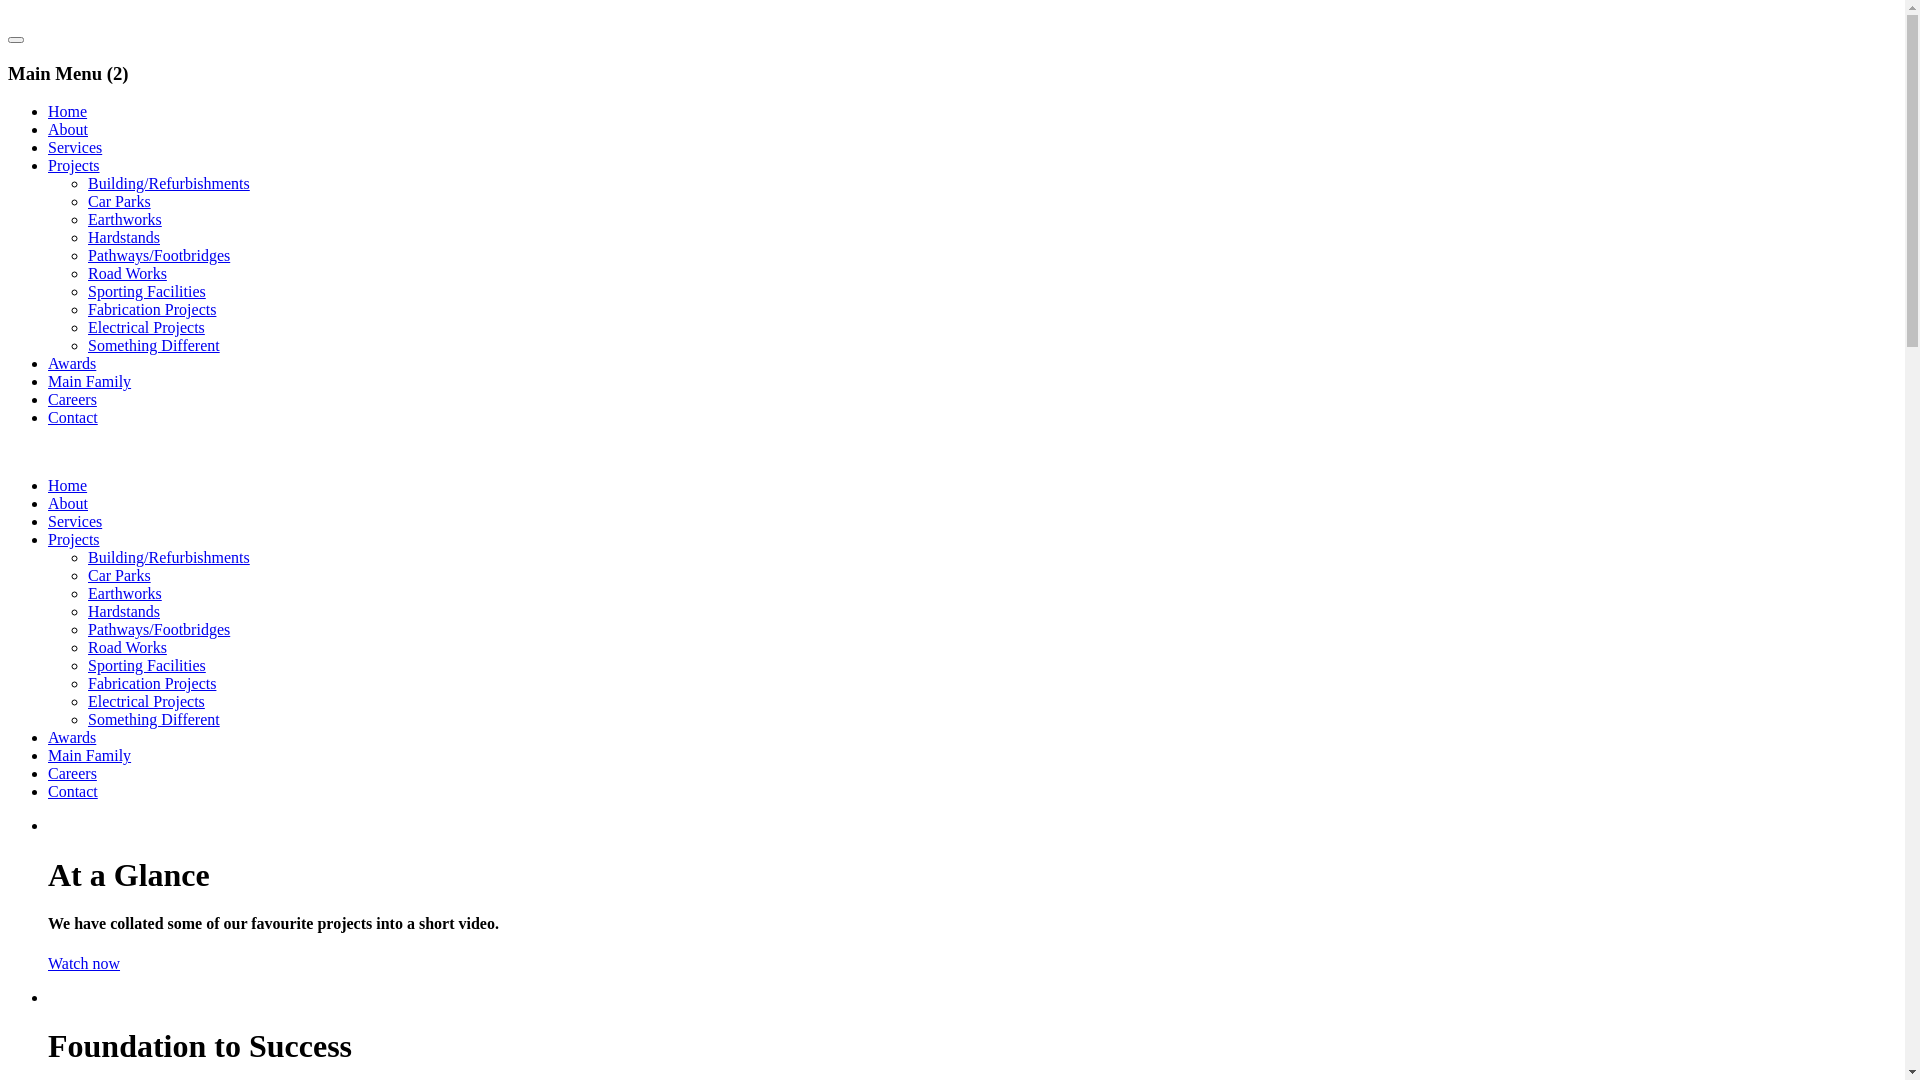 The image size is (1920, 1080). What do you see at coordinates (72, 737) in the screenshot?
I see `'Awards'` at bounding box center [72, 737].